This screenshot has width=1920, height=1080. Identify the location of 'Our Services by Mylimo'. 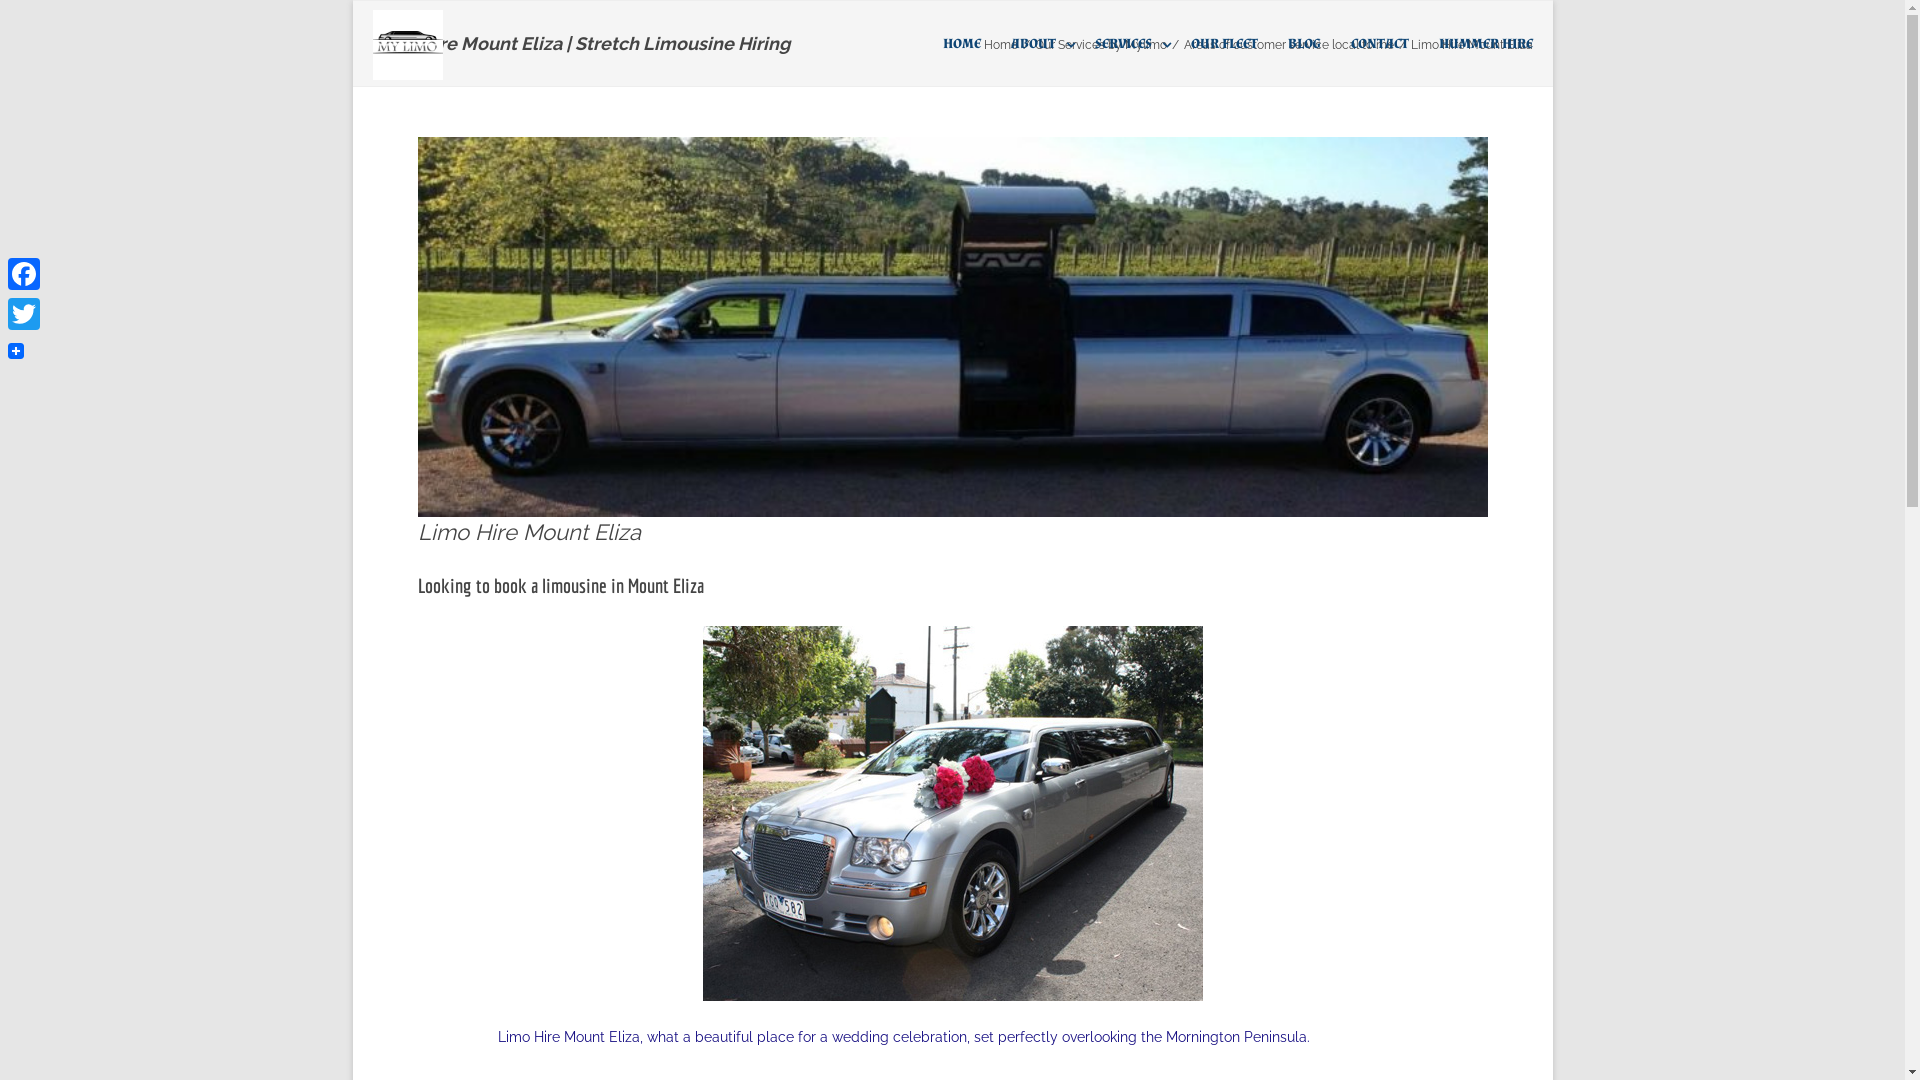
(1098, 45).